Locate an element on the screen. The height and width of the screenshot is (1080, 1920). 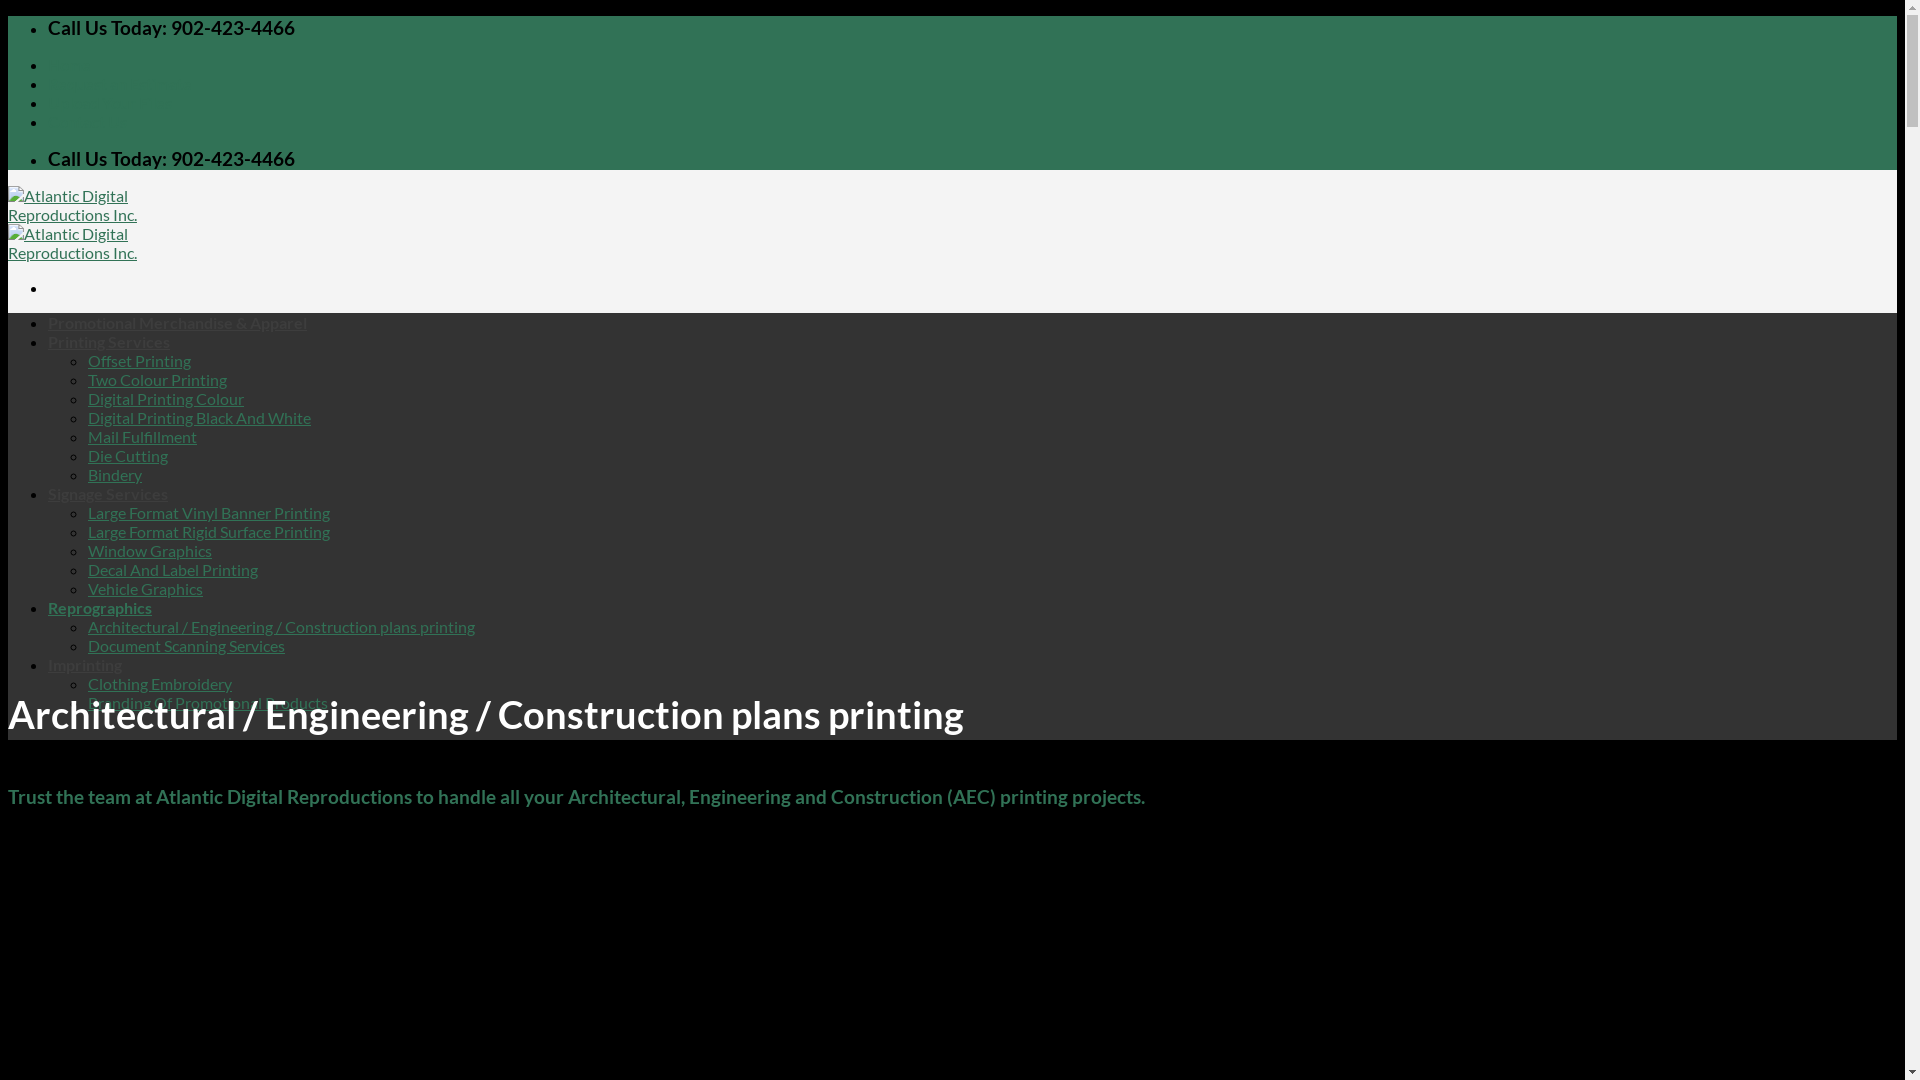
'Die Cutting' is located at coordinates (86, 455).